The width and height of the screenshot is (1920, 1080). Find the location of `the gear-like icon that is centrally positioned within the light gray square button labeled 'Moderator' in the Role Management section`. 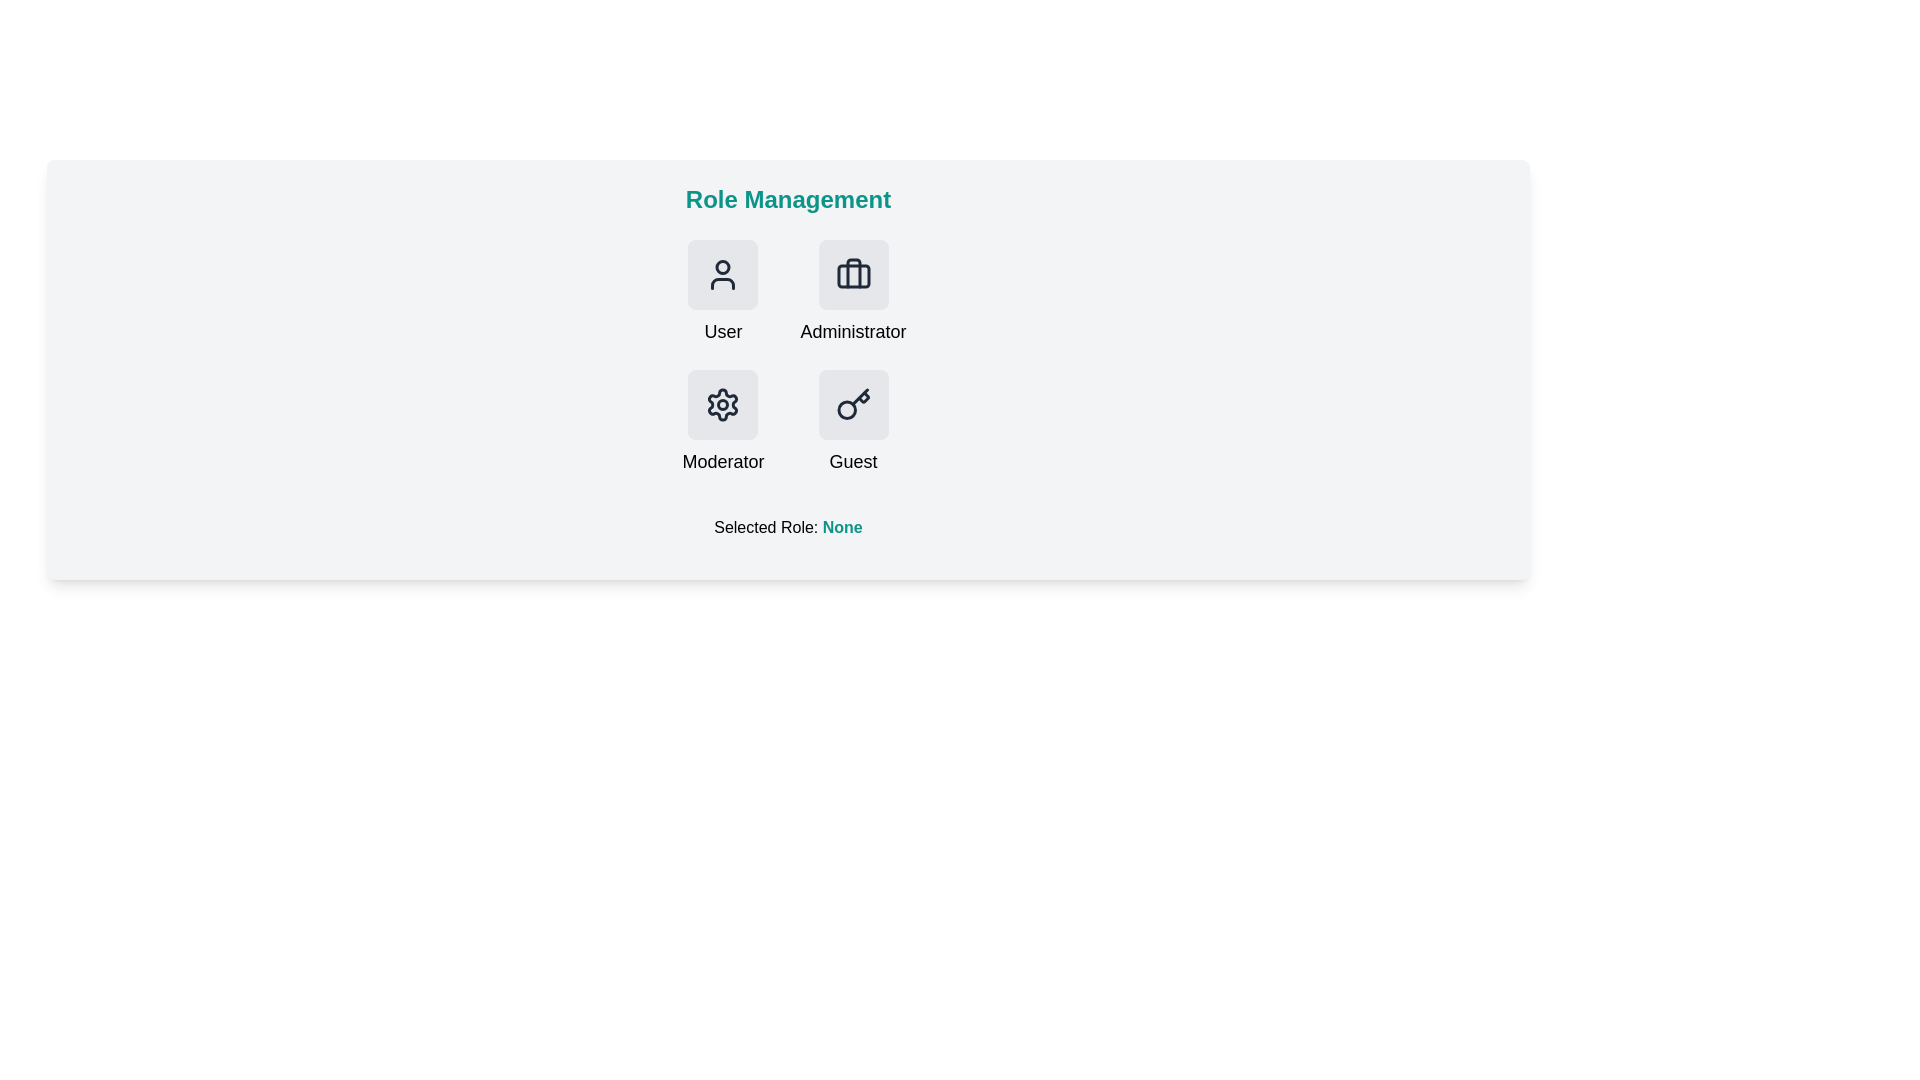

the gear-like icon that is centrally positioned within the light gray square button labeled 'Moderator' in the Role Management section is located at coordinates (722, 405).